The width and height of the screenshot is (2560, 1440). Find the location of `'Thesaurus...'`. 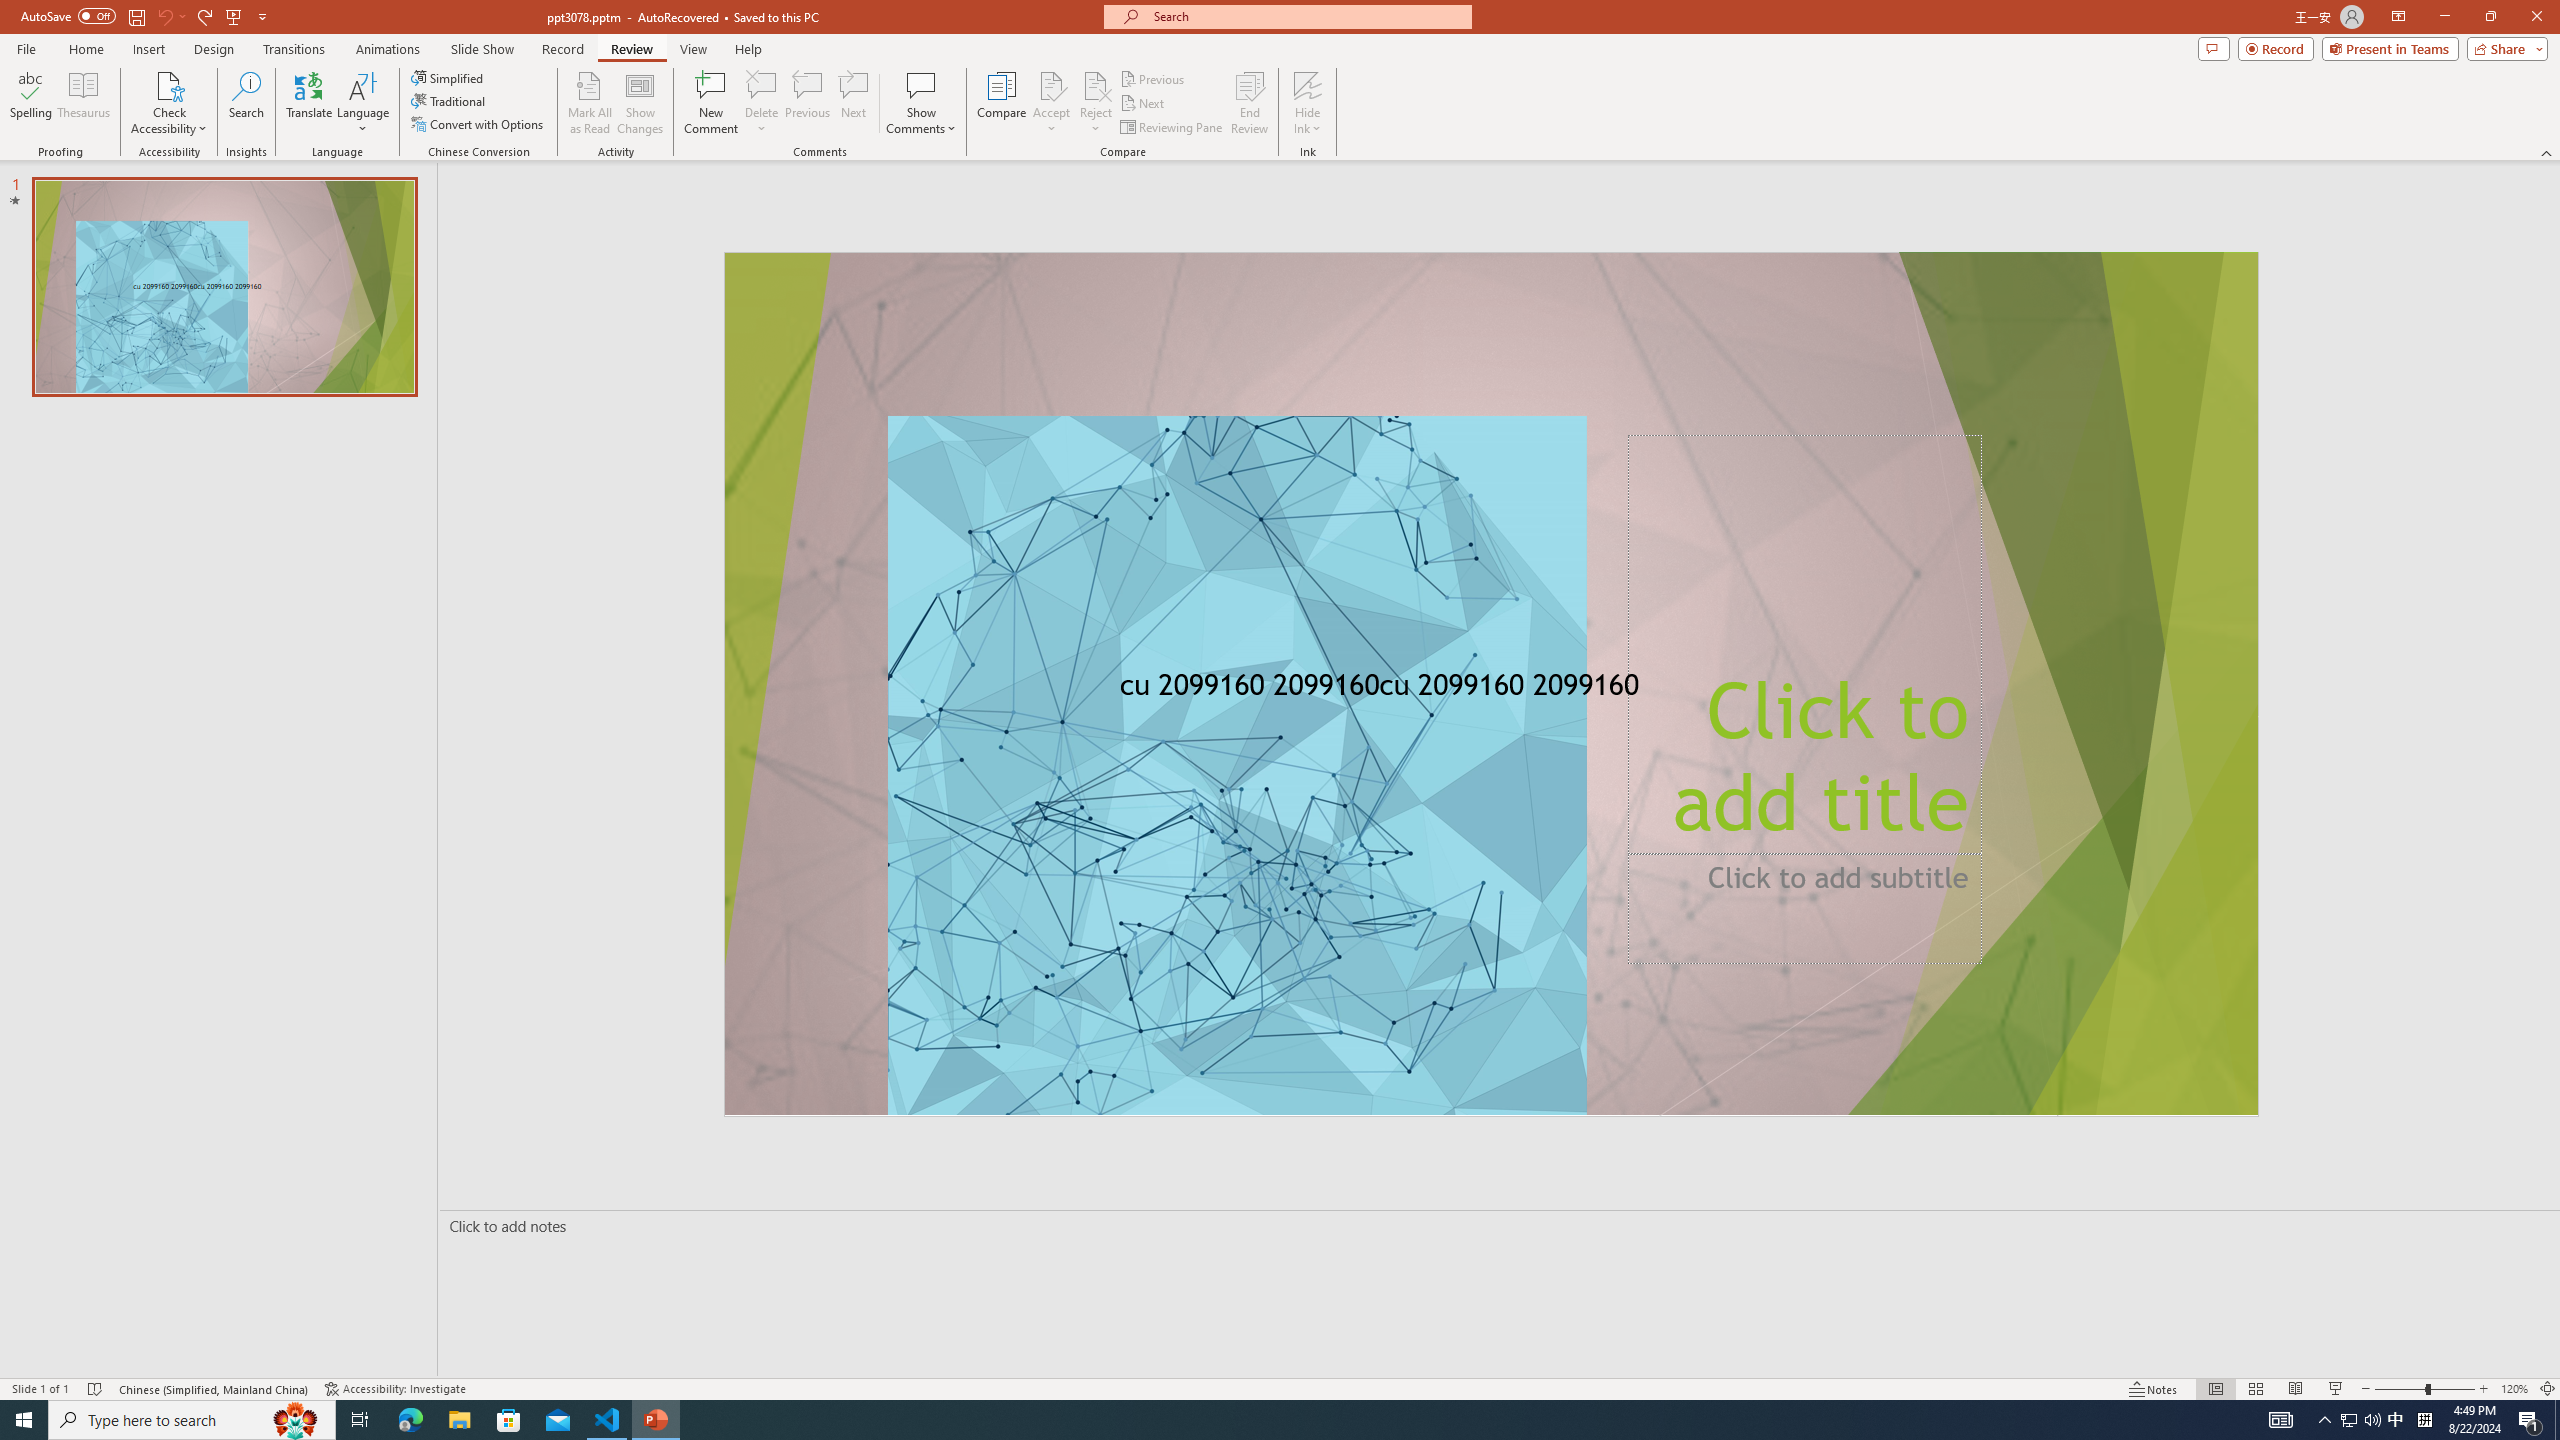

'Thesaurus...' is located at coordinates (82, 103).